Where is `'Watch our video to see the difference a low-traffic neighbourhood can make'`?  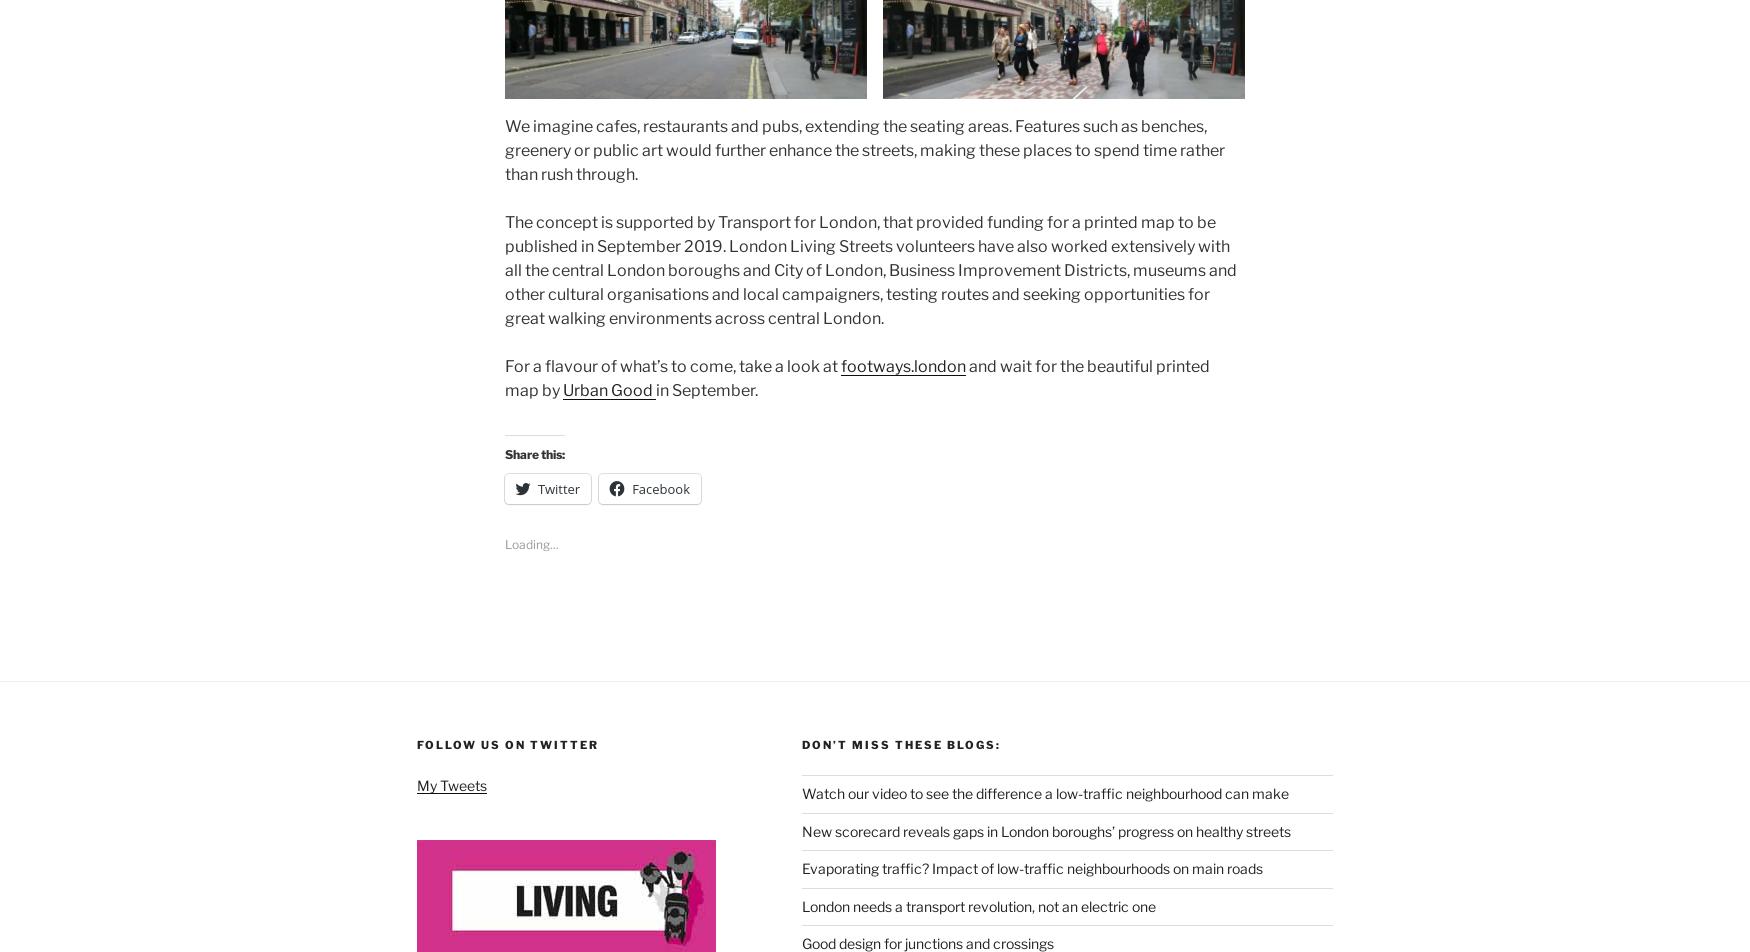
'Watch our video to see the difference a low-traffic neighbourhood can make' is located at coordinates (799, 788).